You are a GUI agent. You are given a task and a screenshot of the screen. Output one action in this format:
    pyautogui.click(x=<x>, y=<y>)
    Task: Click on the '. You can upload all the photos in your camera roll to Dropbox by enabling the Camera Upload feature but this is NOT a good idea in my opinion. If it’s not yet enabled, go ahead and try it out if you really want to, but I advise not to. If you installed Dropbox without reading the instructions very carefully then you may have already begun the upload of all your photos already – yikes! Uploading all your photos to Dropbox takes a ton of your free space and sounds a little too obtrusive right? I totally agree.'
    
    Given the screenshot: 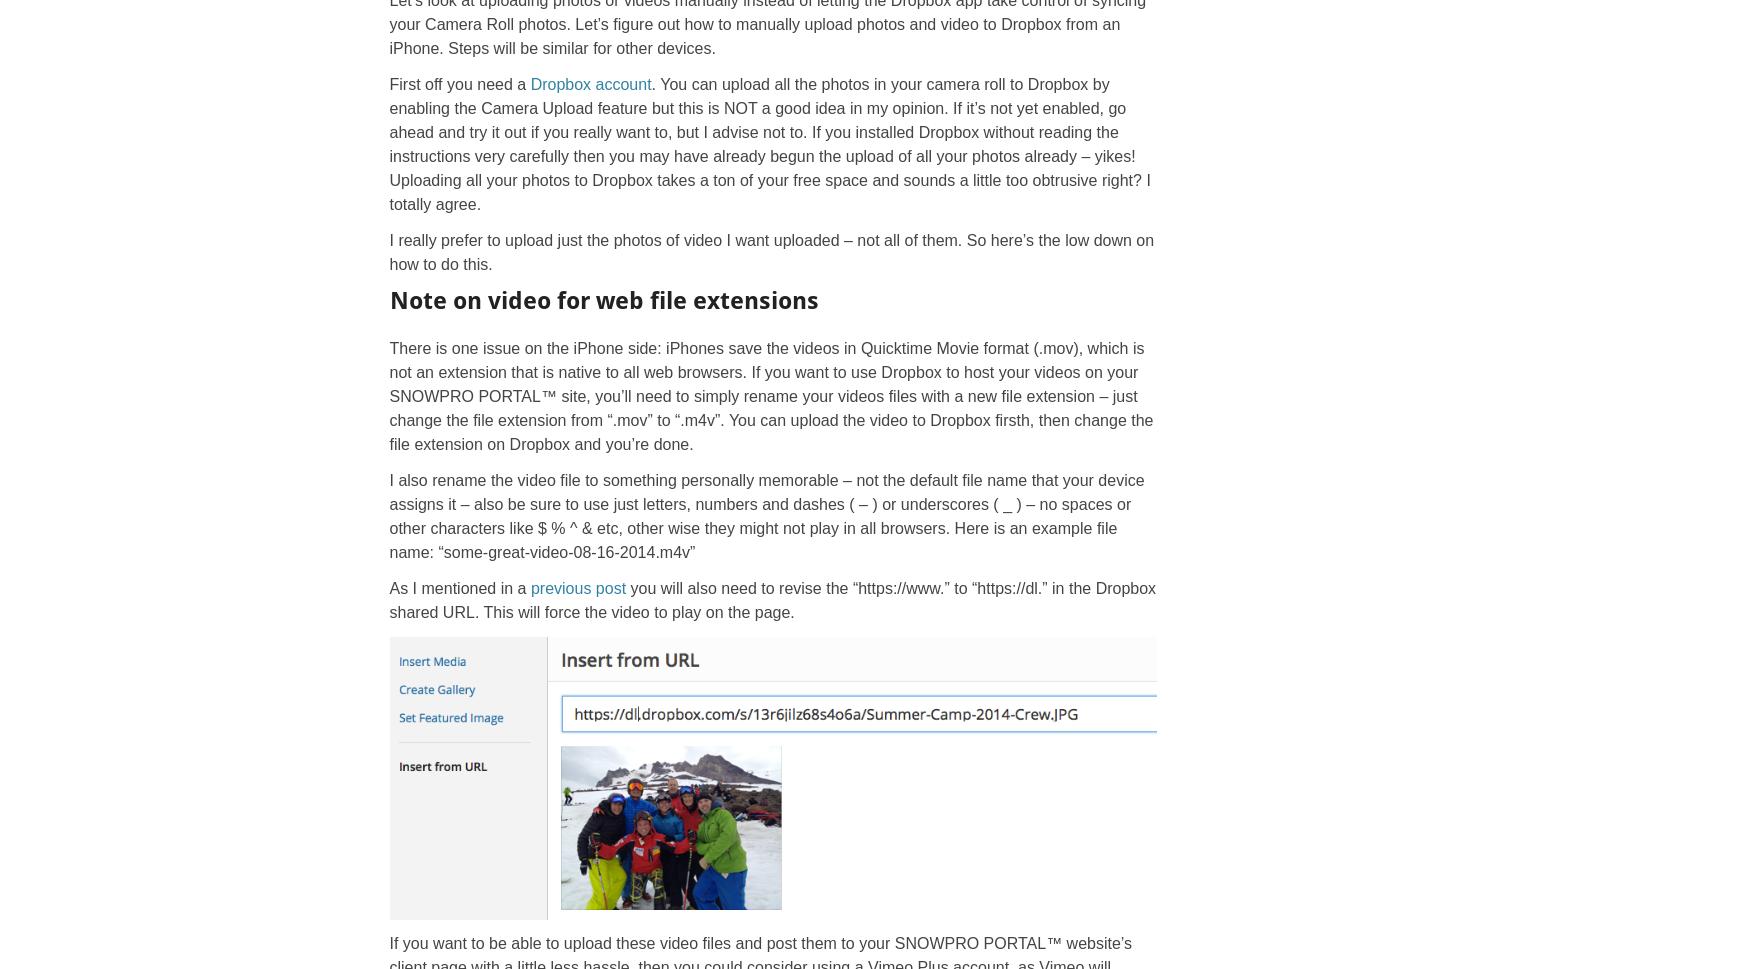 What is the action you would take?
    pyautogui.click(x=769, y=143)
    